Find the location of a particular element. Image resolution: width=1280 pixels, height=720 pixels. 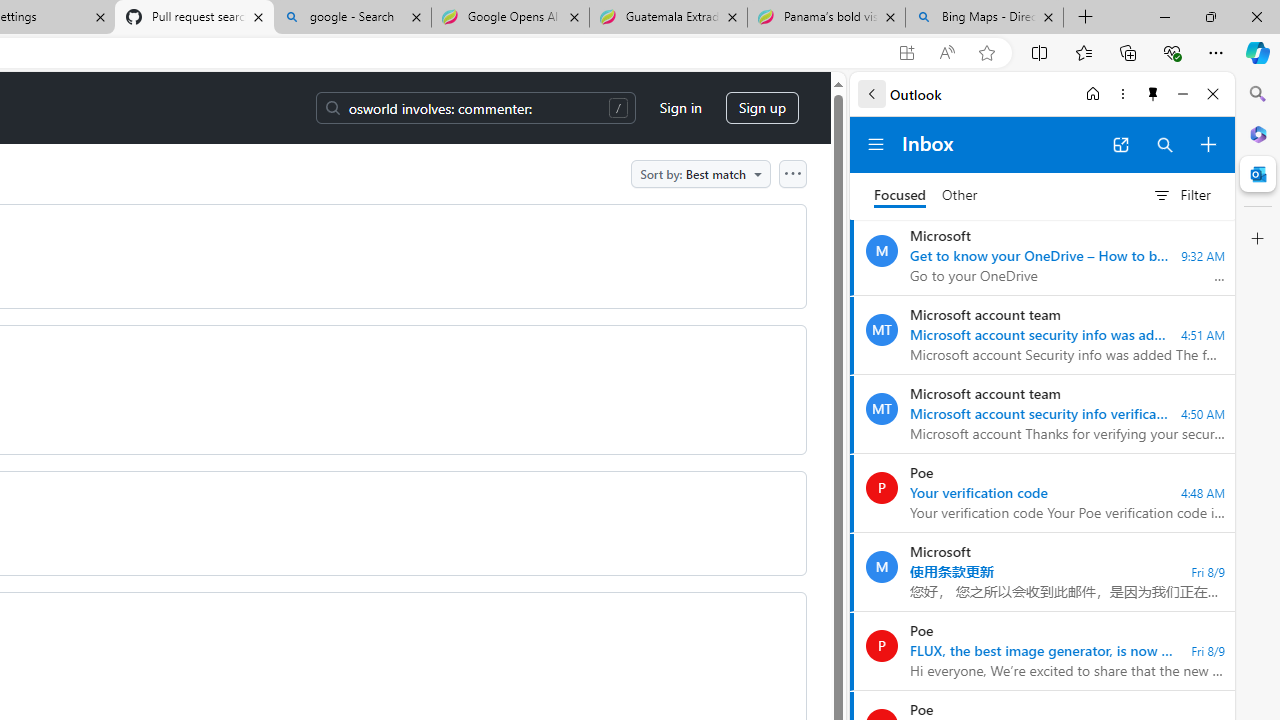

'Folder navigation' is located at coordinates (876, 144).